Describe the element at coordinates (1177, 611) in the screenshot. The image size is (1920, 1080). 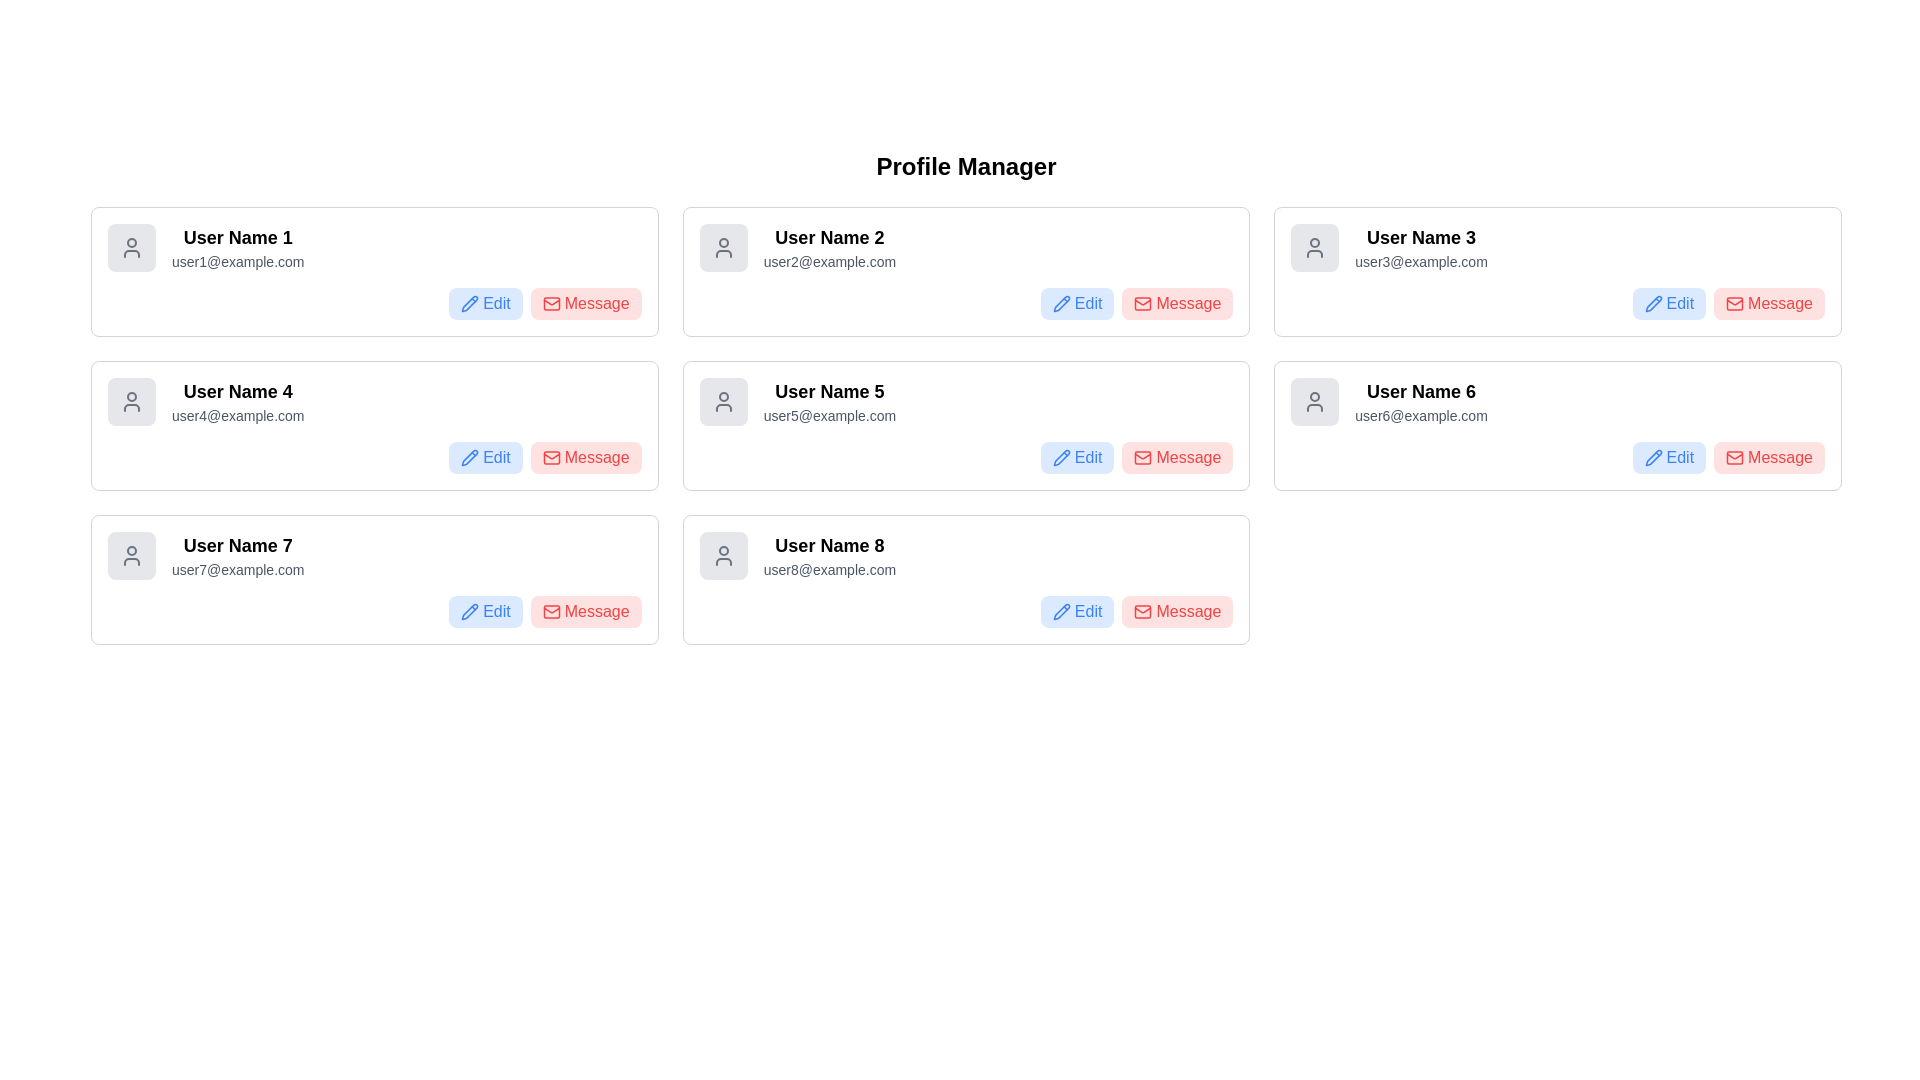
I see `the message sending button located in the lower-right corner of the panel for 'User Name 8'` at that location.